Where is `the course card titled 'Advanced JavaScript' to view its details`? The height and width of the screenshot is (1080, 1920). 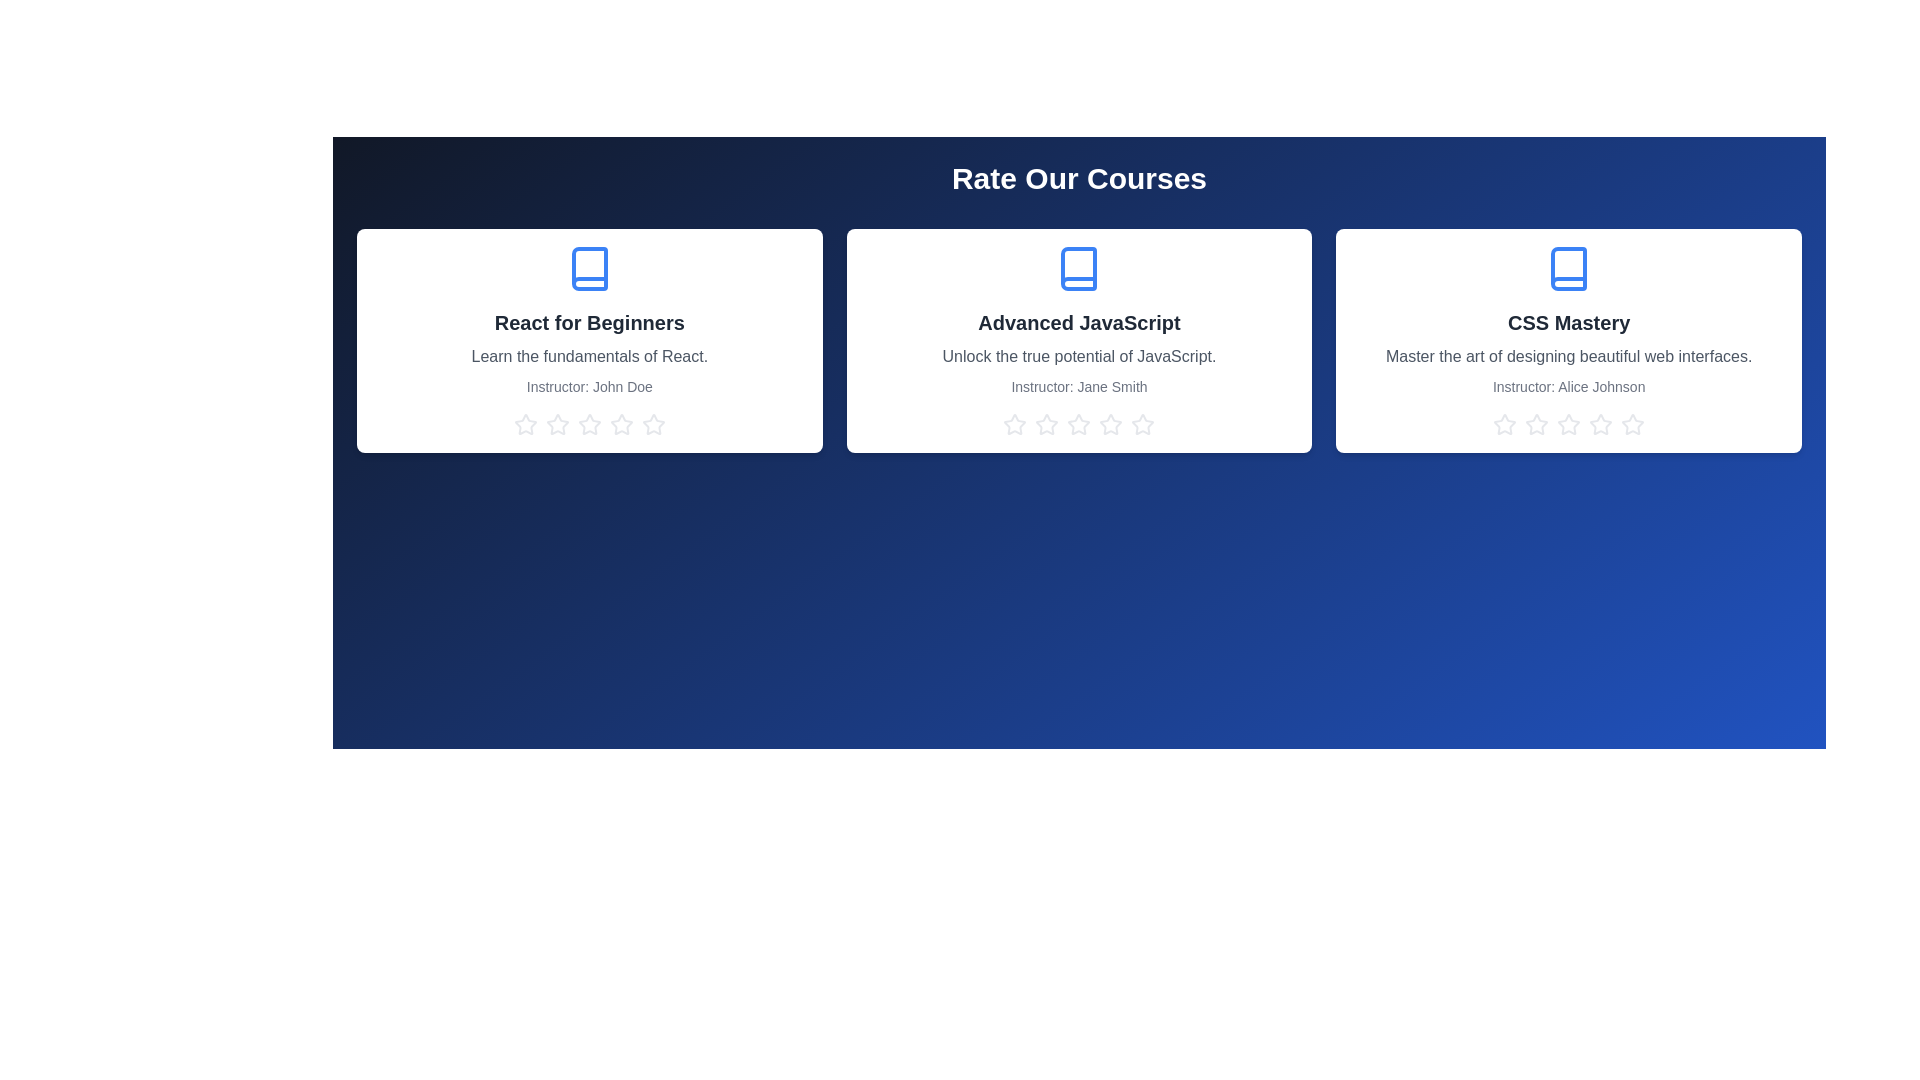 the course card titled 'Advanced JavaScript' to view its details is located at coordinates (1078, 339).